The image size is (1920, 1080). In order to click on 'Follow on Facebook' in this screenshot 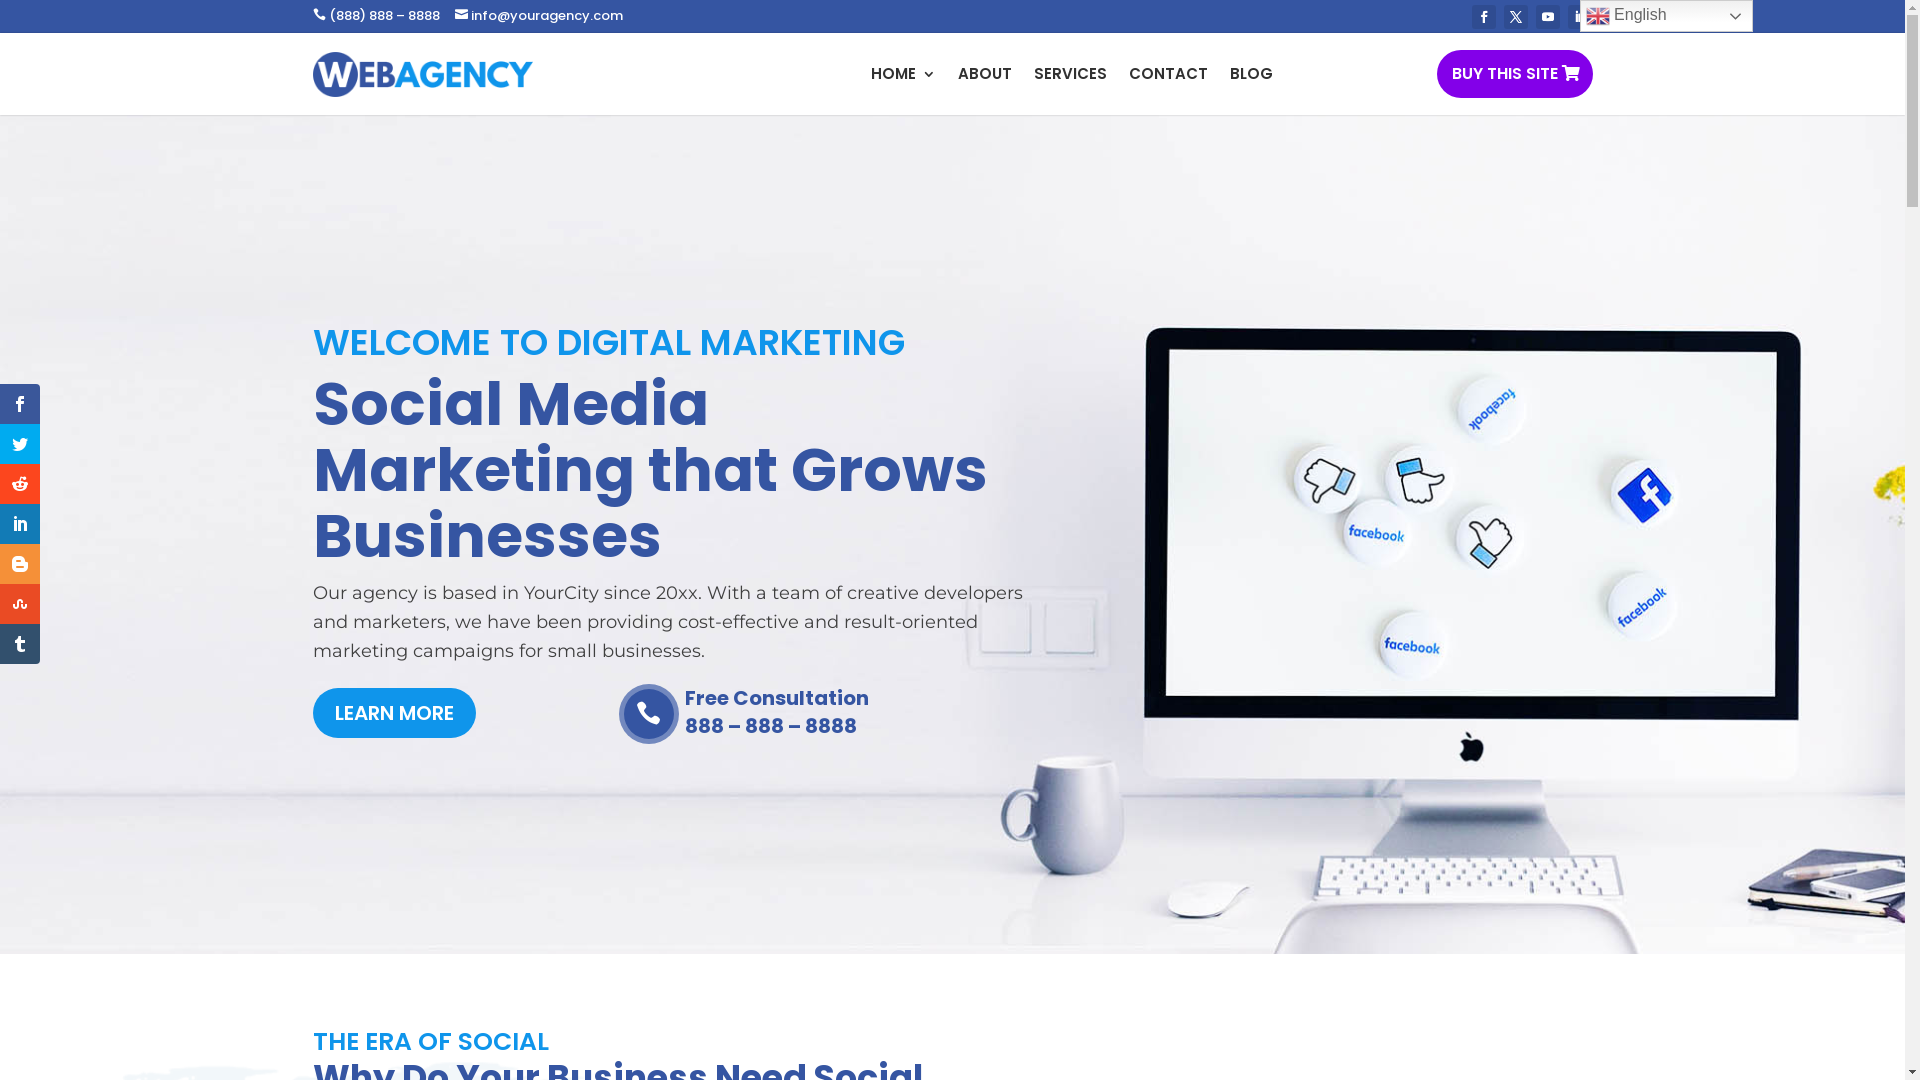, I will do `click(1472, 16)`.